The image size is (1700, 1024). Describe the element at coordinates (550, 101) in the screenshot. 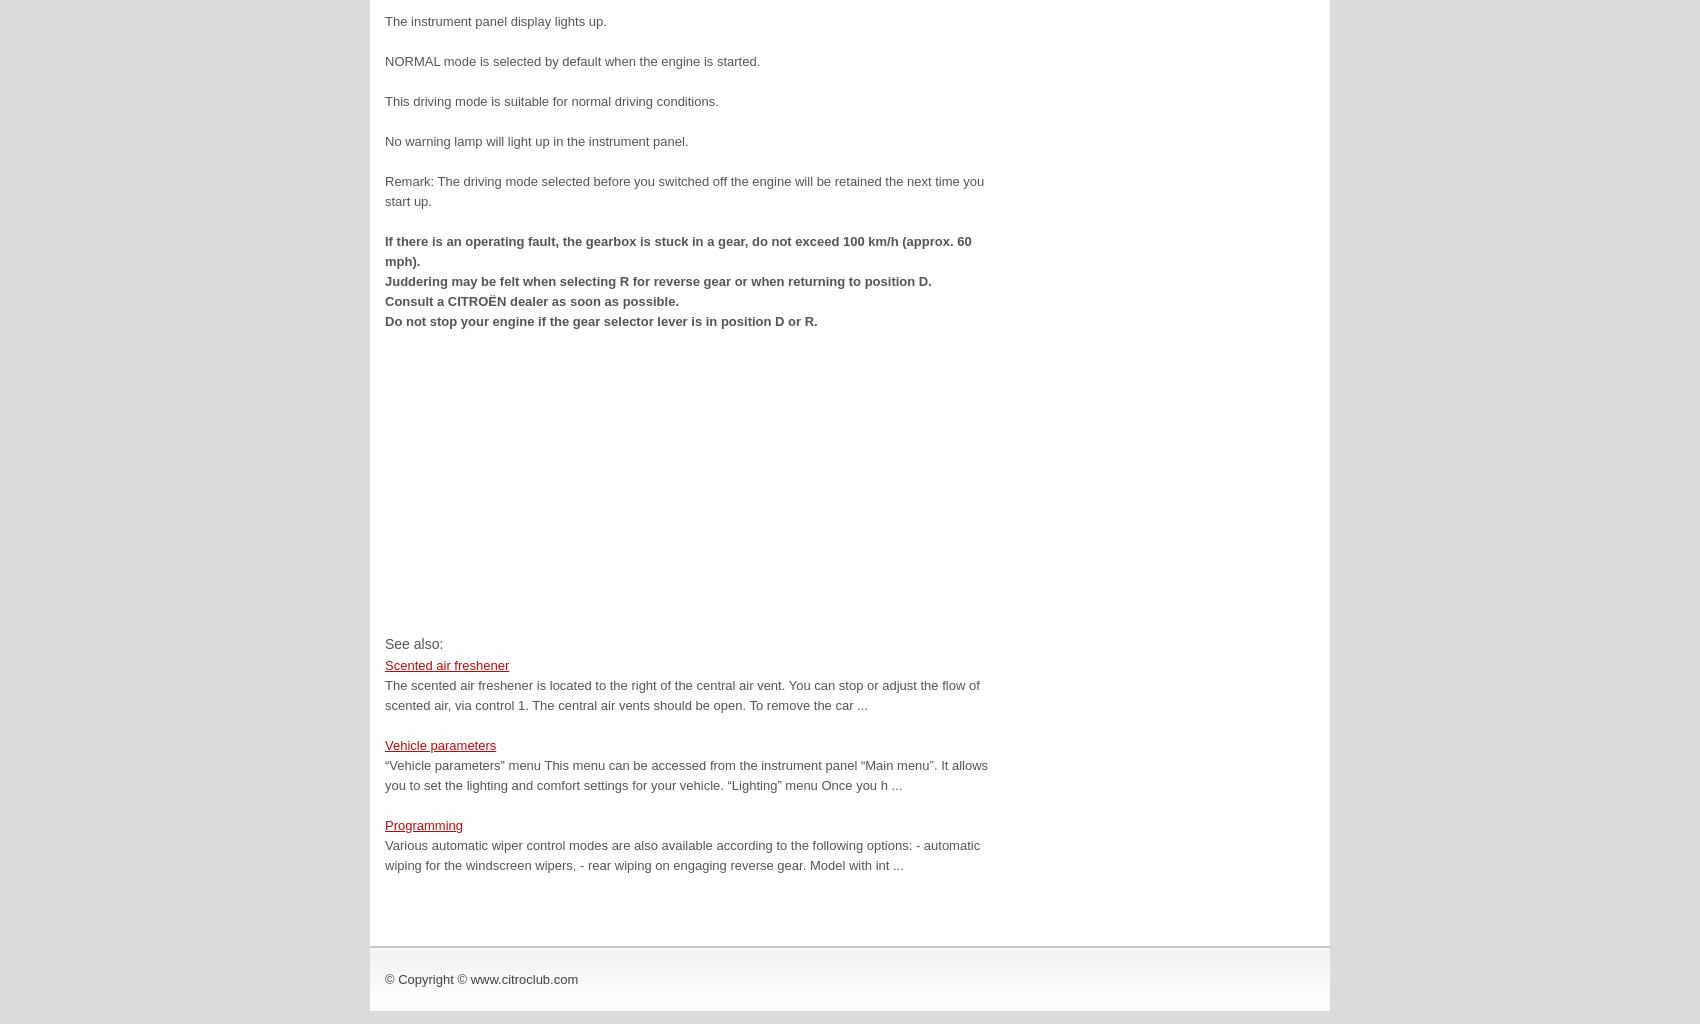

I see `'This driving mode is suitable for normal driving conditions.'` at that location.